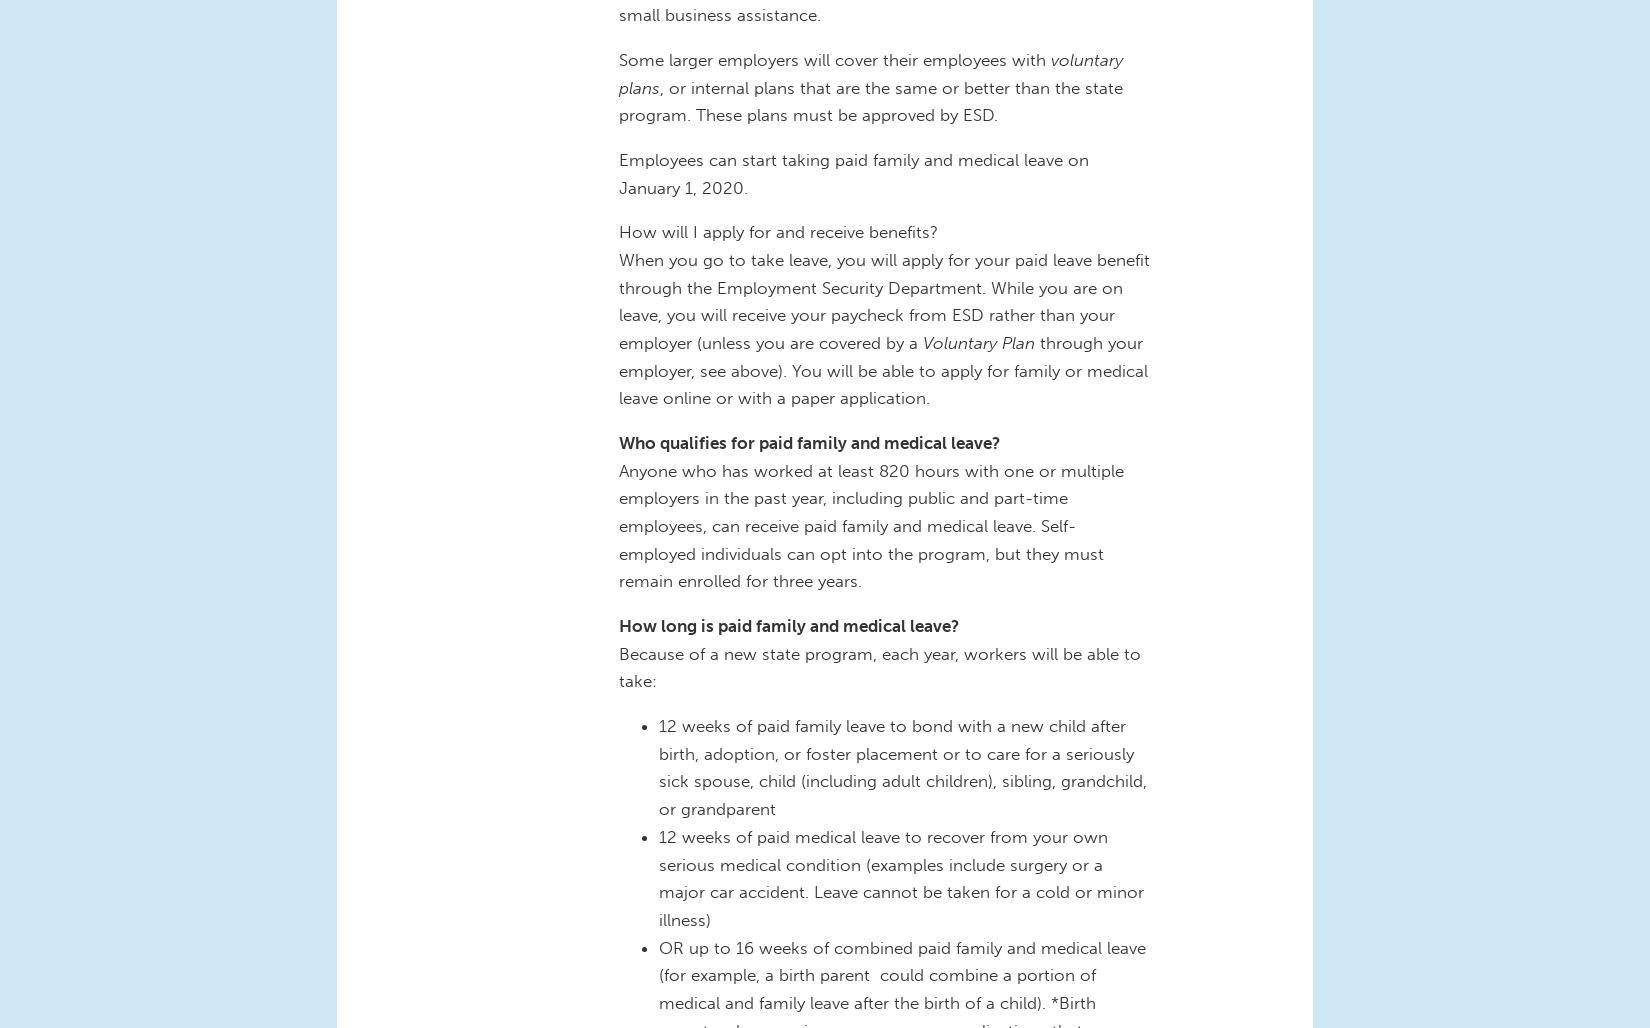  Describe the element at coordinates (871, 99) in the screenshot. I see `', or internal plans that are the same or better than the state program. These plans must be approved by ESD.'` at that location.